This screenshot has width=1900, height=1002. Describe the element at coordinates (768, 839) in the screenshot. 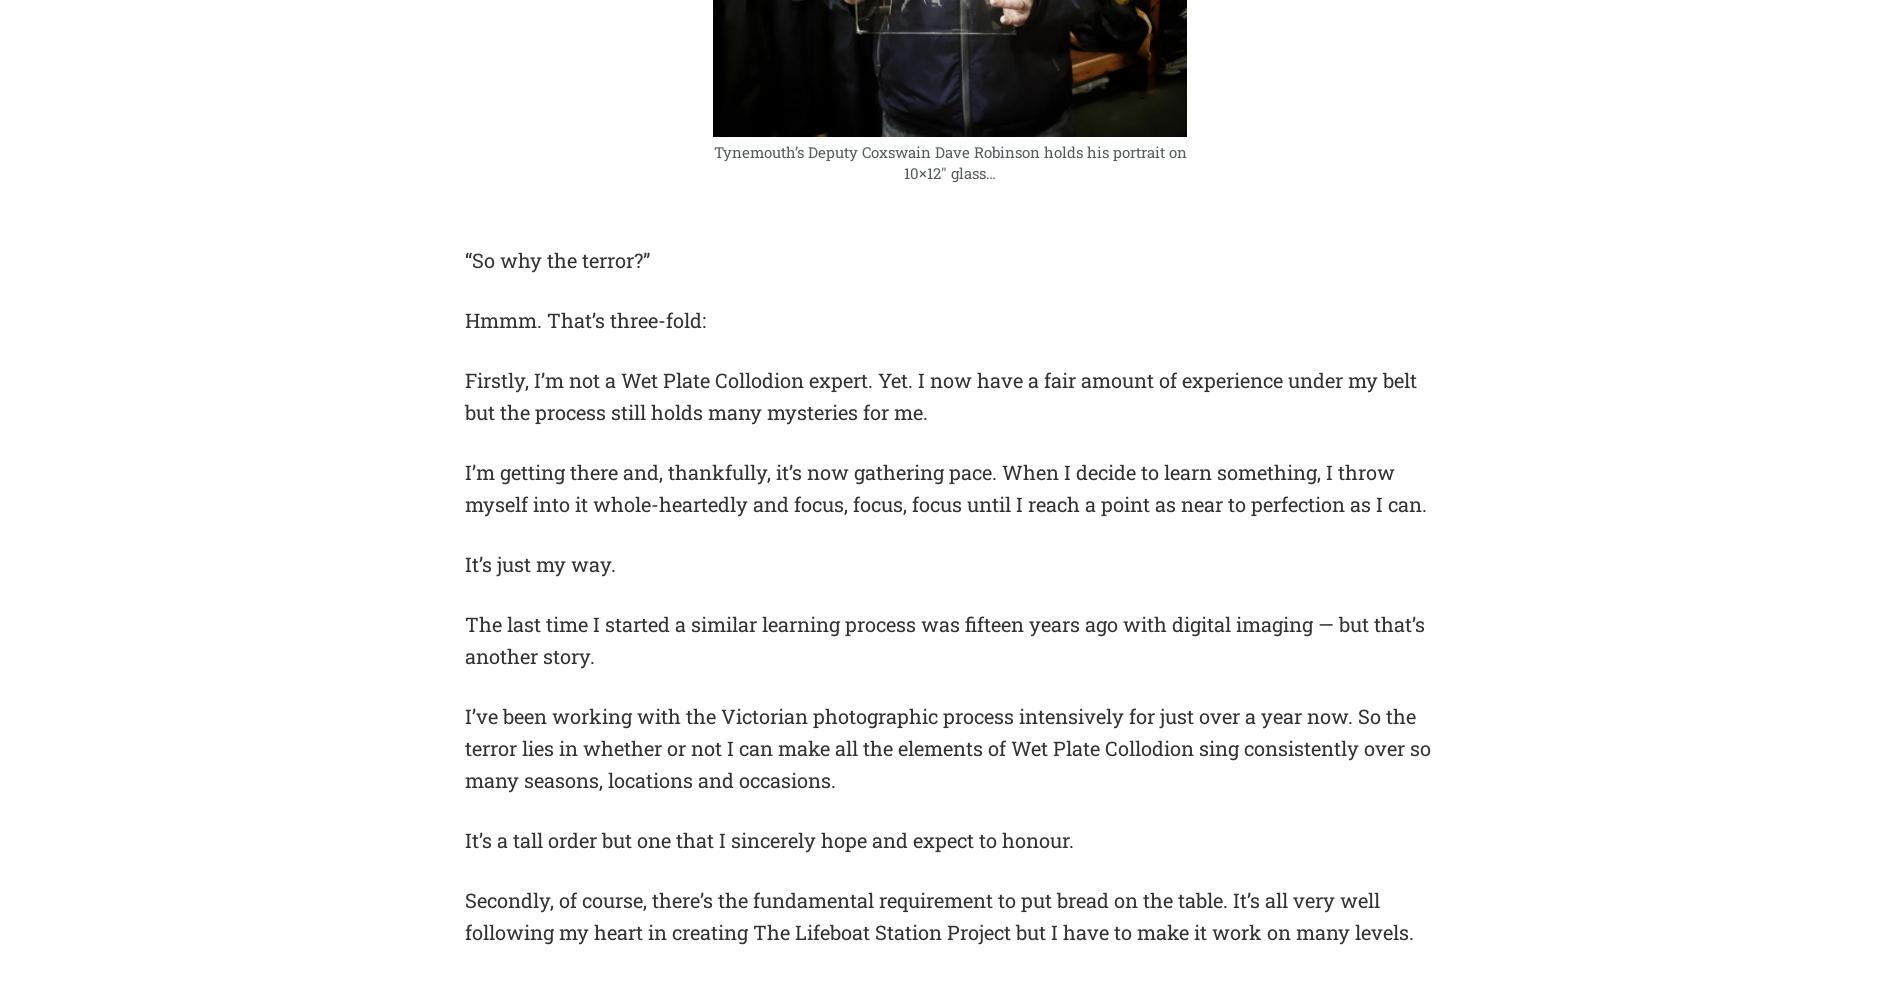

I see `'It’s a tall order but one that I sincerely hope and expect to honour.'` at that location.